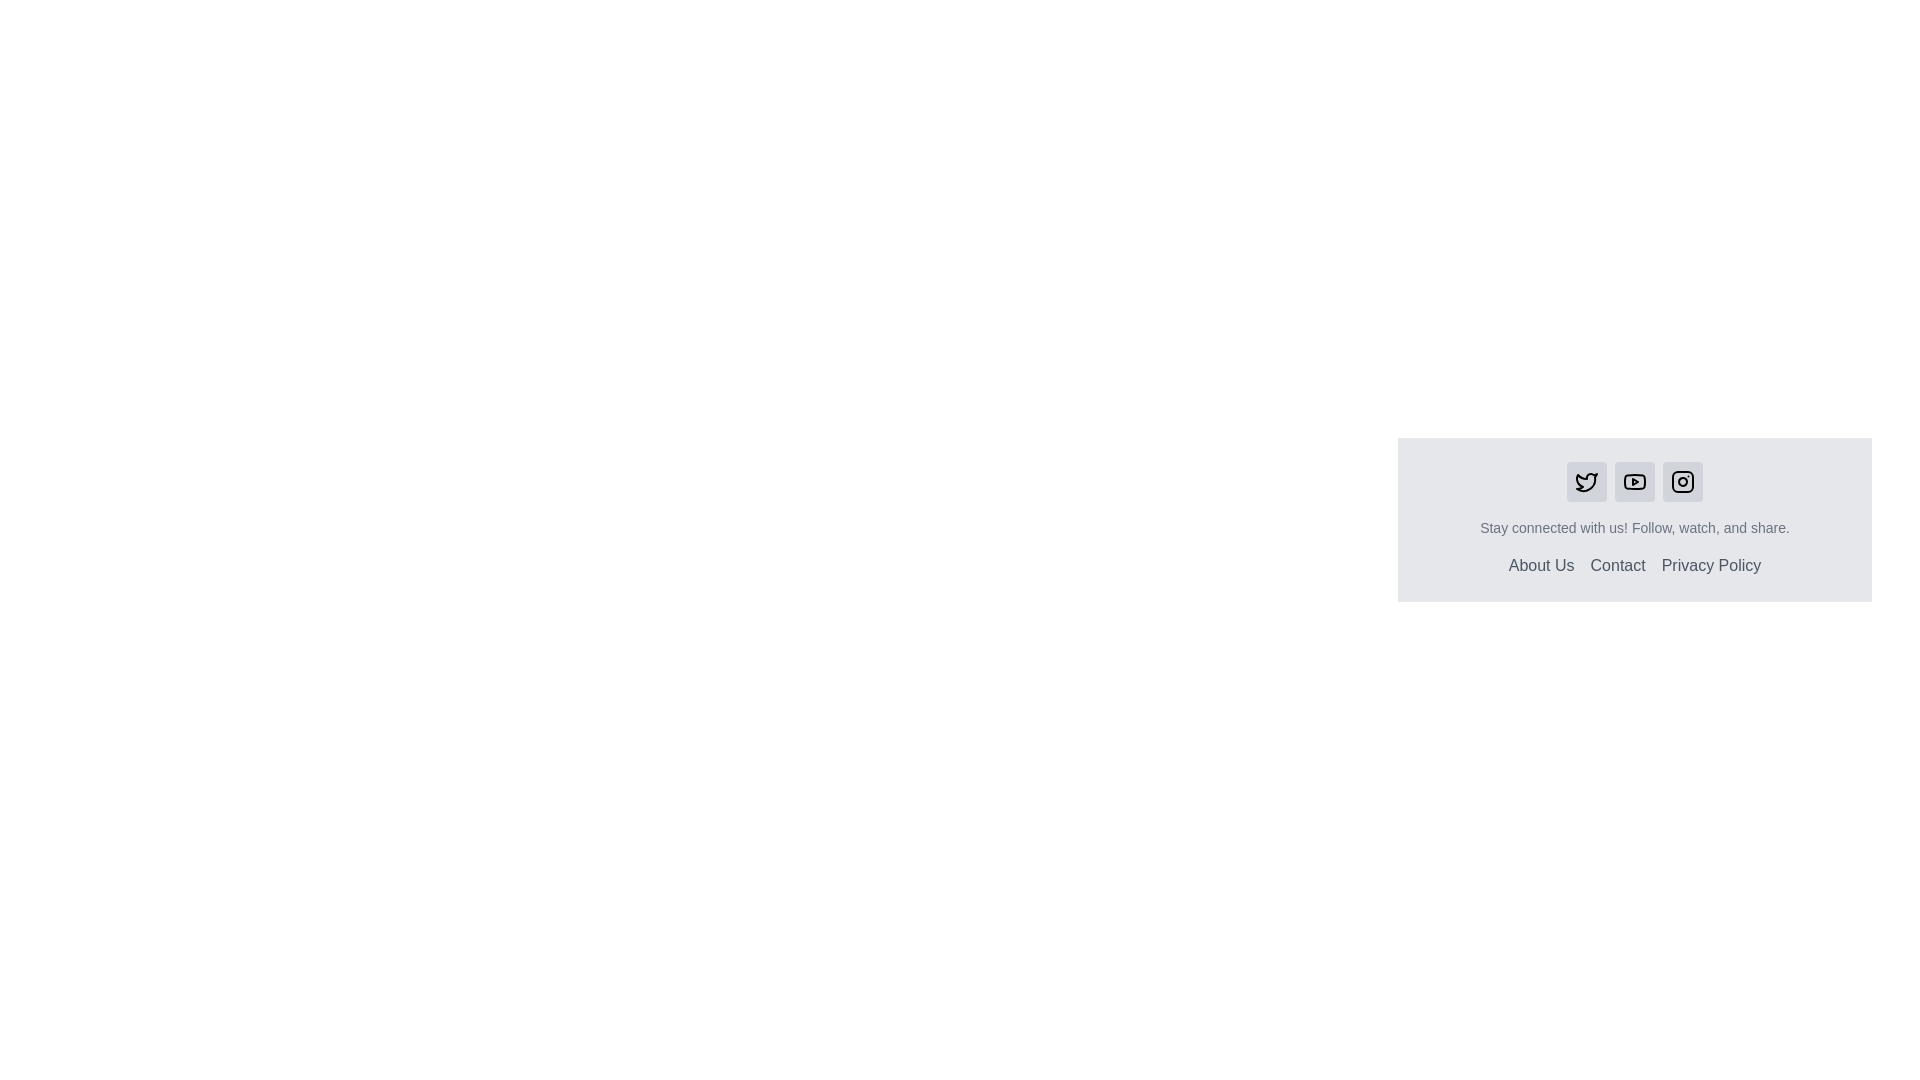  What do you see at coordinates (1540, 566) in the screenshot?
I see `the 'About Us' text link located in the horizontal navigation bar` at bounding box center [1540, 566].